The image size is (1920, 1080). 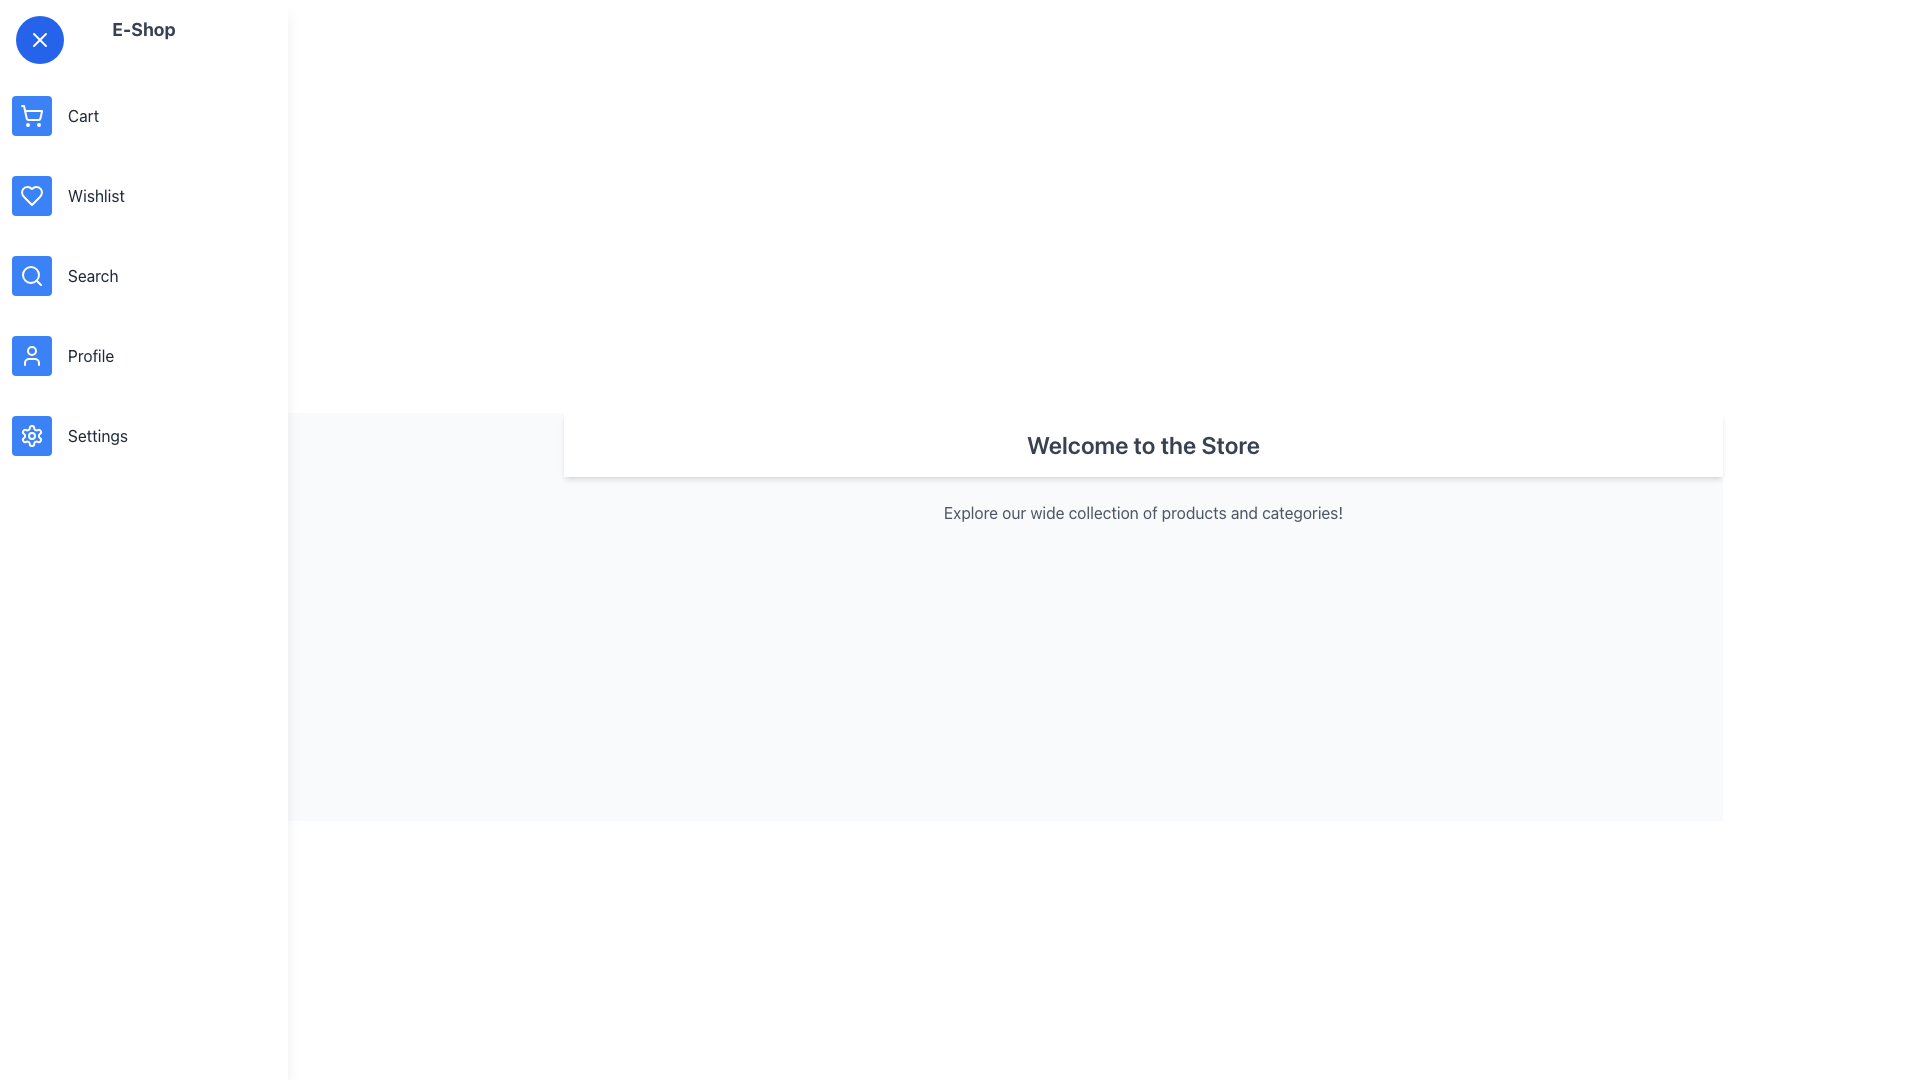 What do you see at coordinates (32, 434) in the screenshot?
I see `the 'Settings' gear icon located at the bottom of the sidebar, beneath the 'Profile' element` at bounding box center [32, 434].